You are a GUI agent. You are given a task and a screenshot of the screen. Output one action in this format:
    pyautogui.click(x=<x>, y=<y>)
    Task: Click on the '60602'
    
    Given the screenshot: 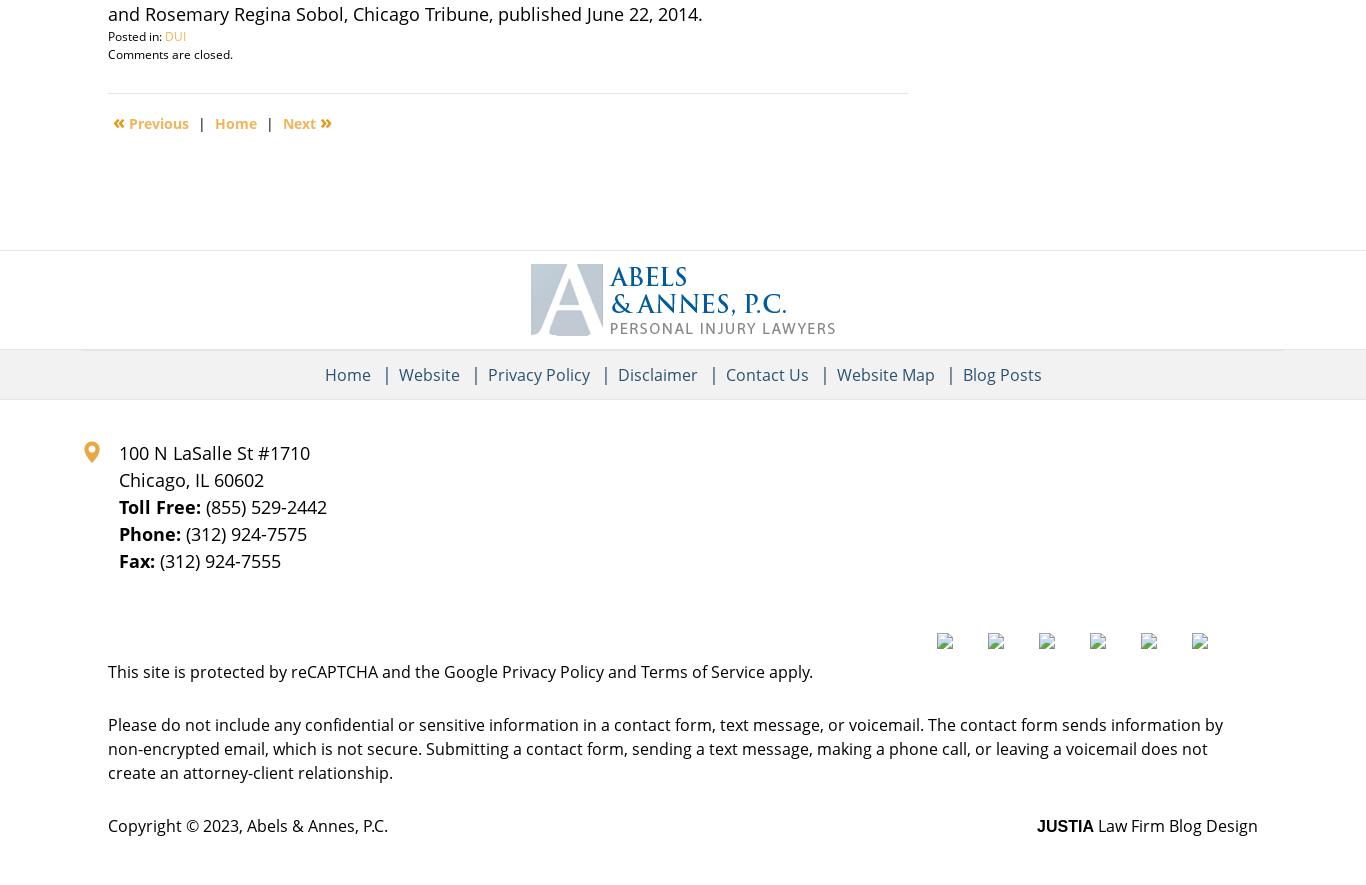 What is the action you would take?
    pyautogui.click(x=213, y=477)
    